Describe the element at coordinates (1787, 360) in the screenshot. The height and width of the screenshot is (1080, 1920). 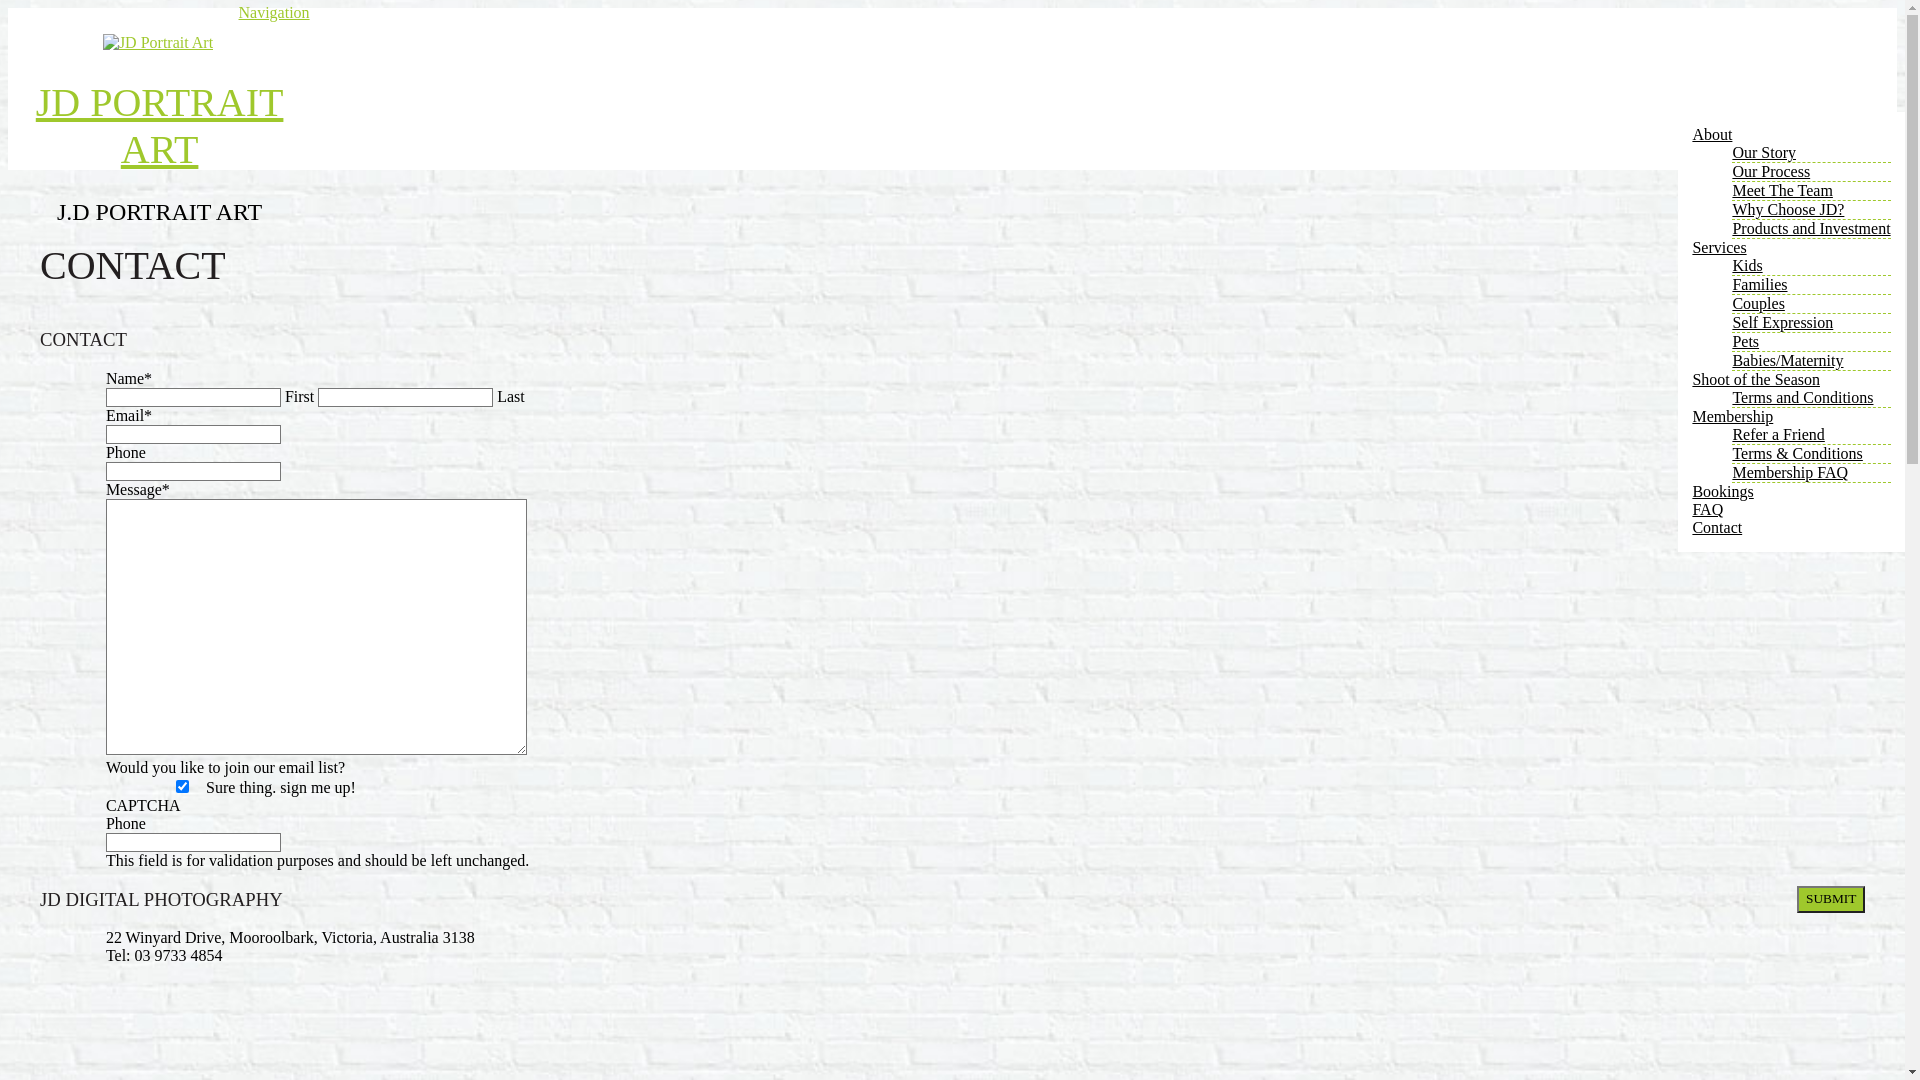
I see `'Babies/Maternity'` at that location.